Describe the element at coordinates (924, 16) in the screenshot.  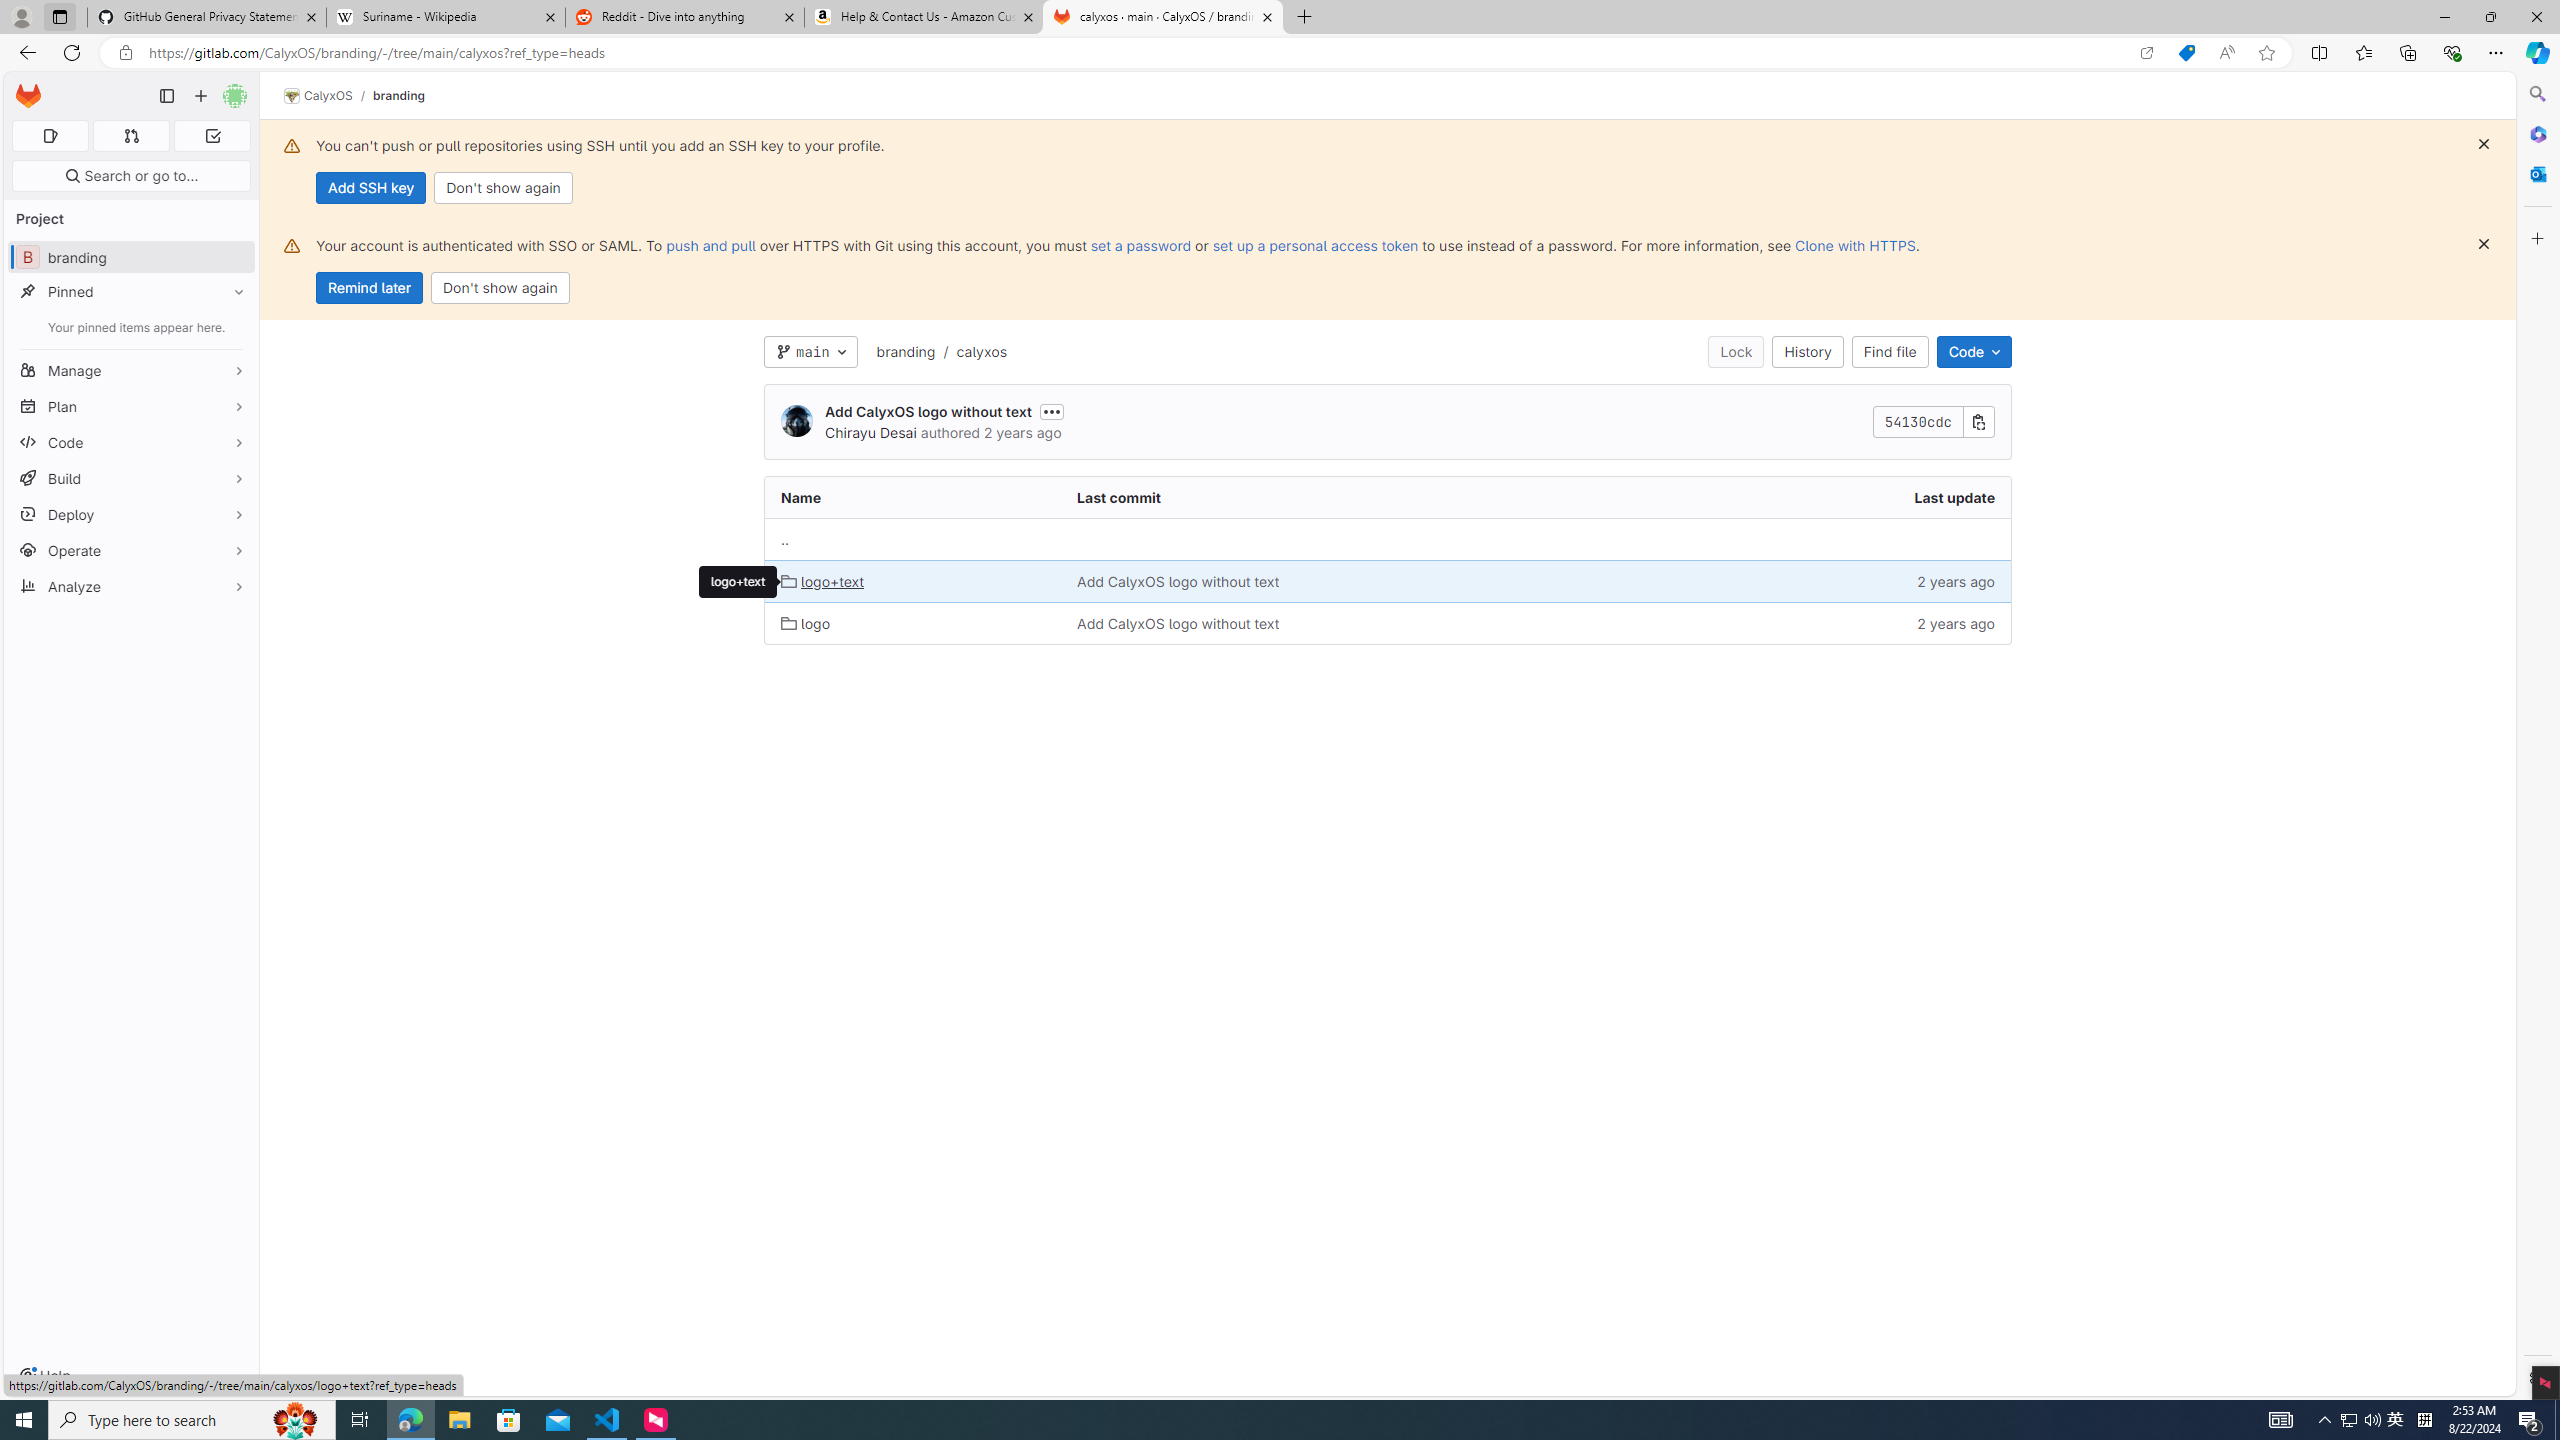
I see `'Help & Contact Us - Amazon Customer Service'` at that location.